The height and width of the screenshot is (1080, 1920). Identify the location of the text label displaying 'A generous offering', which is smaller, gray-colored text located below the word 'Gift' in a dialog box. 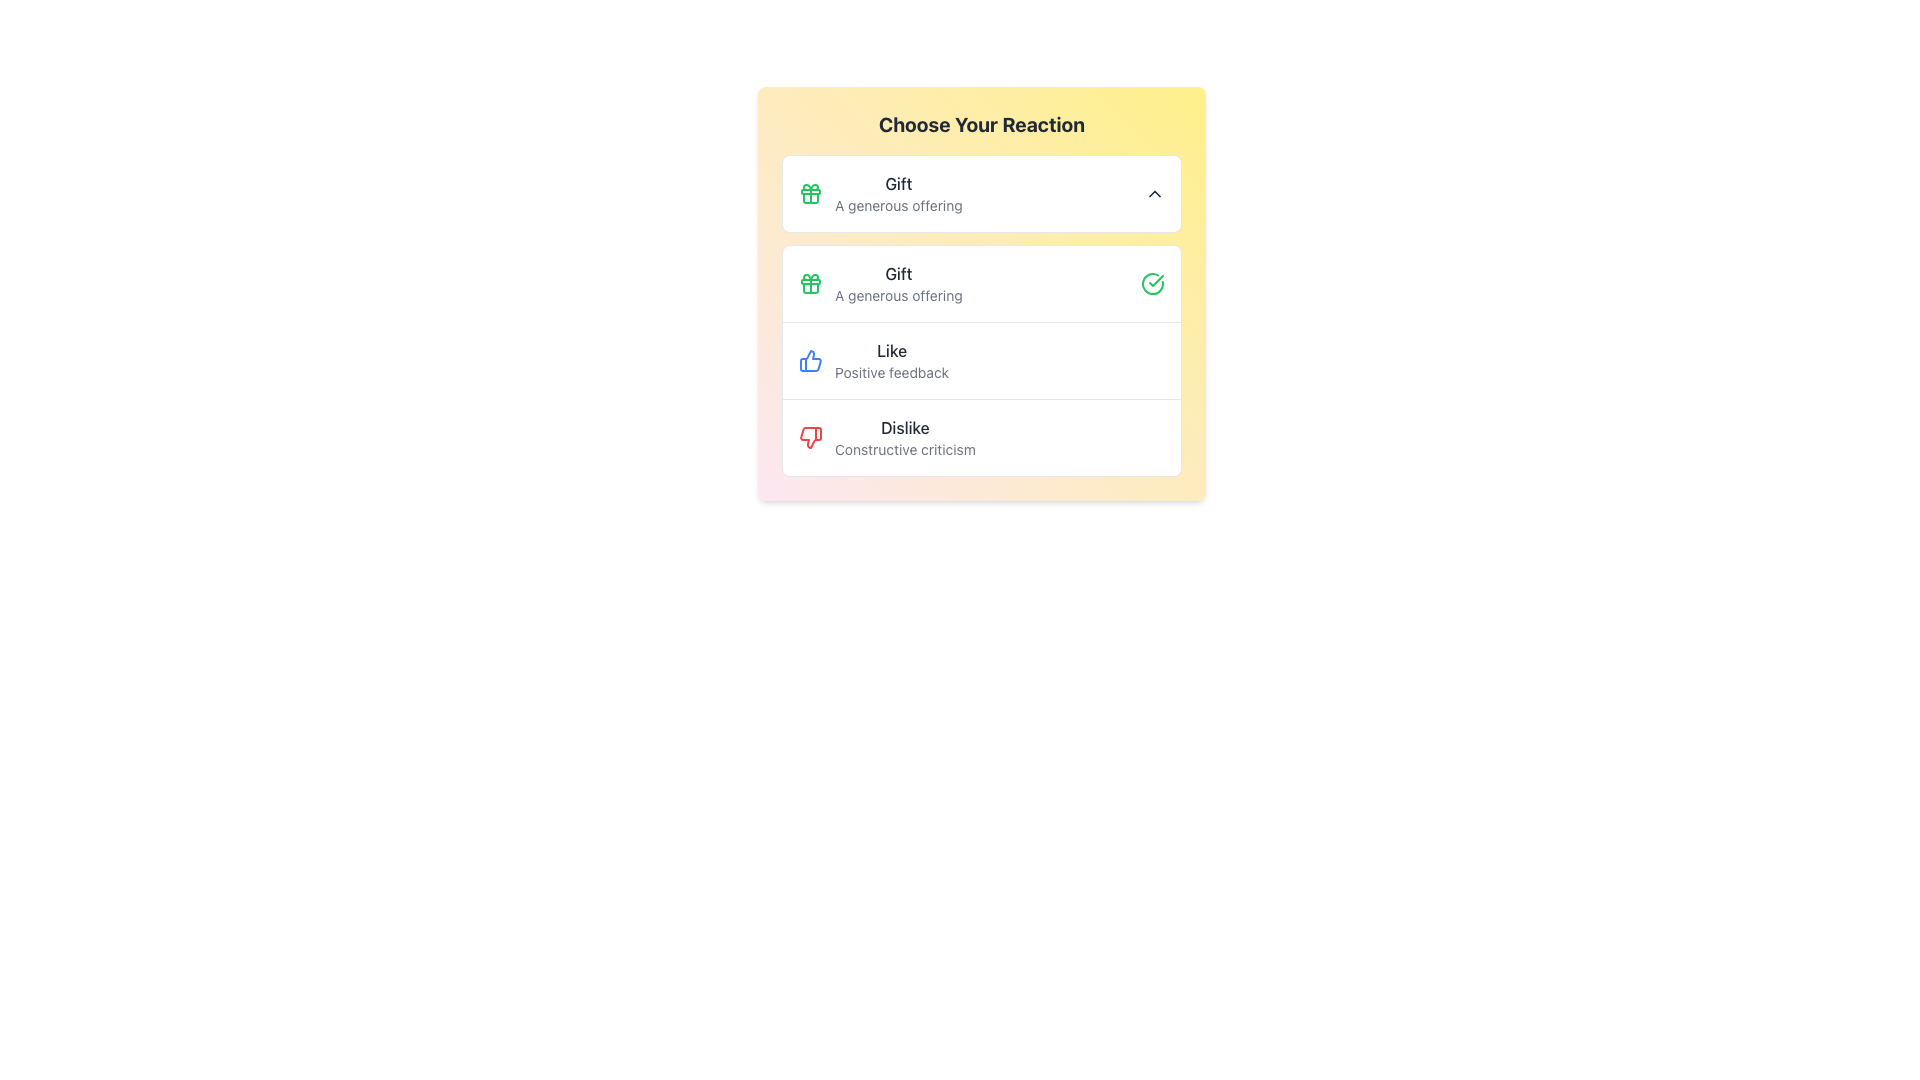
(897, 205).